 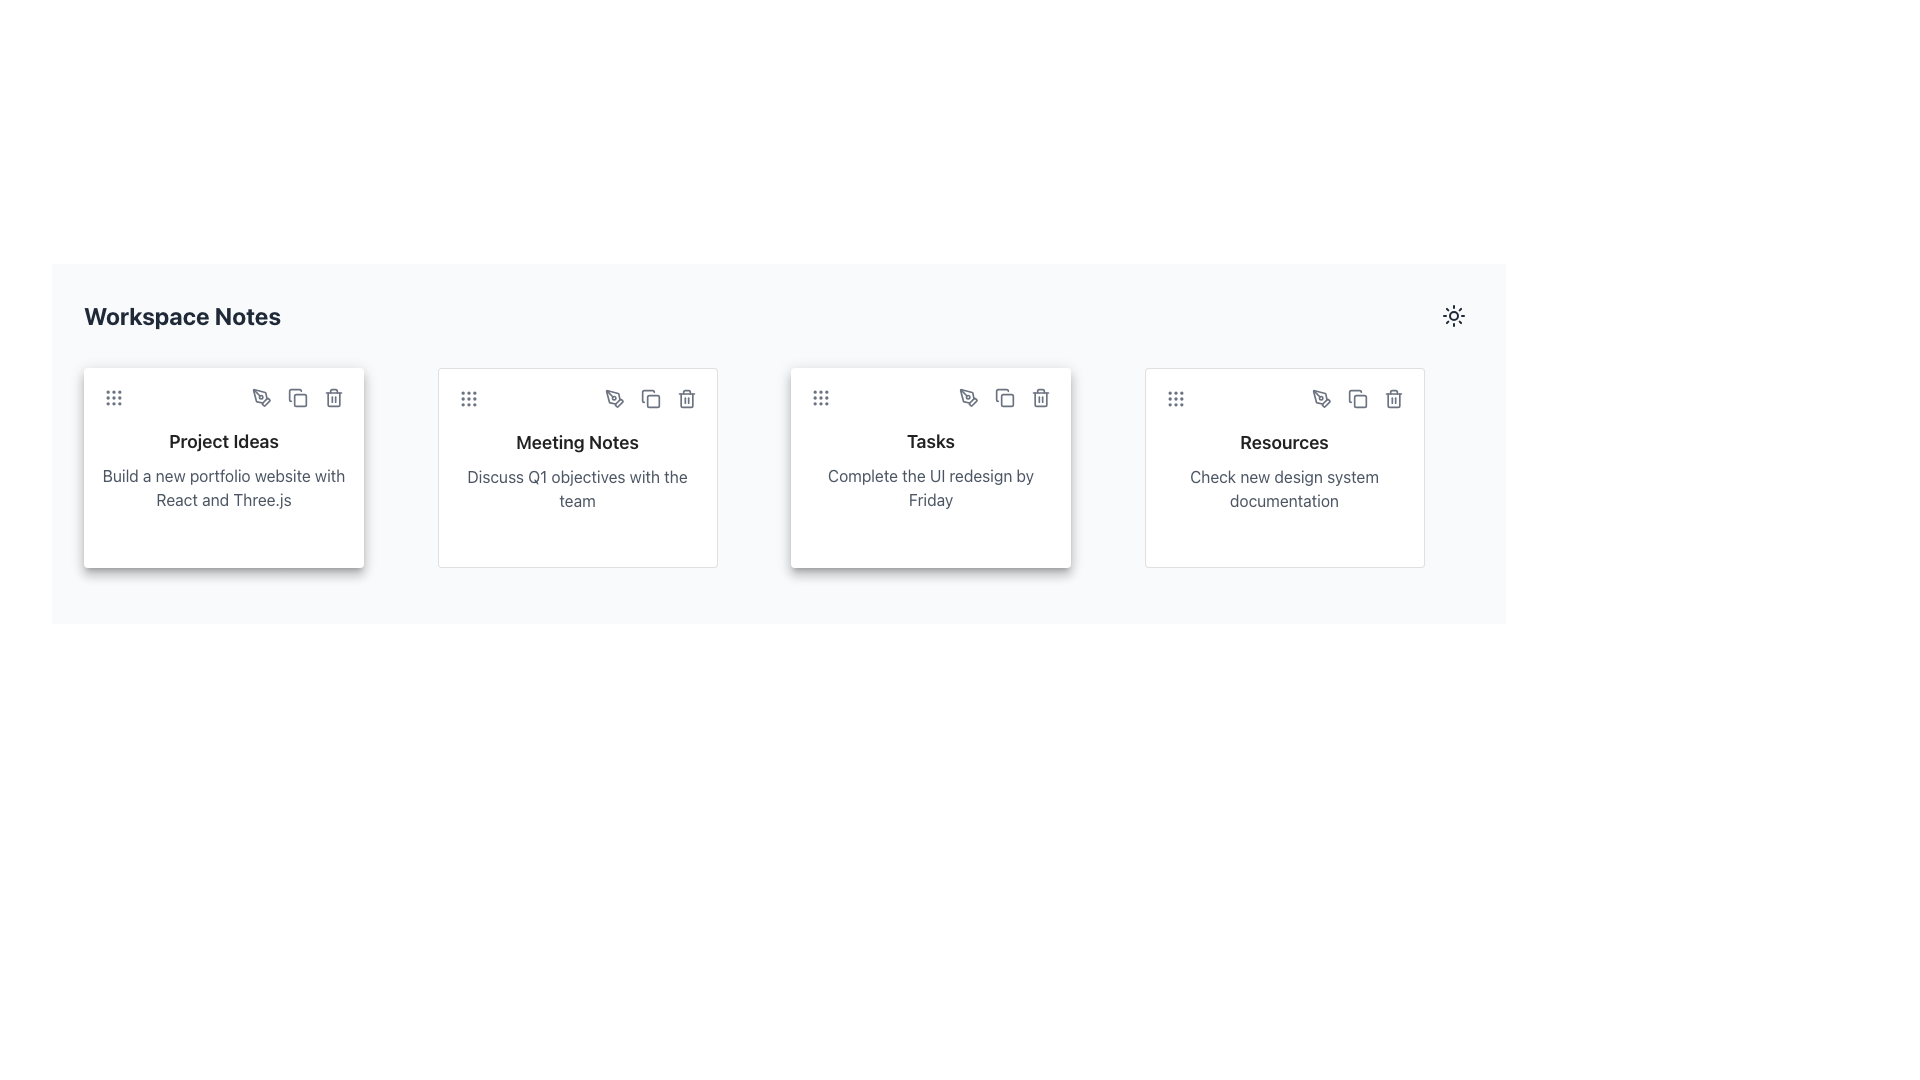 I want to click on the middle vertical rounded rectangle element of the trash icon located in the top-right corner of the 'Resources' card in the fourth column, so click(x=1392, y=400).